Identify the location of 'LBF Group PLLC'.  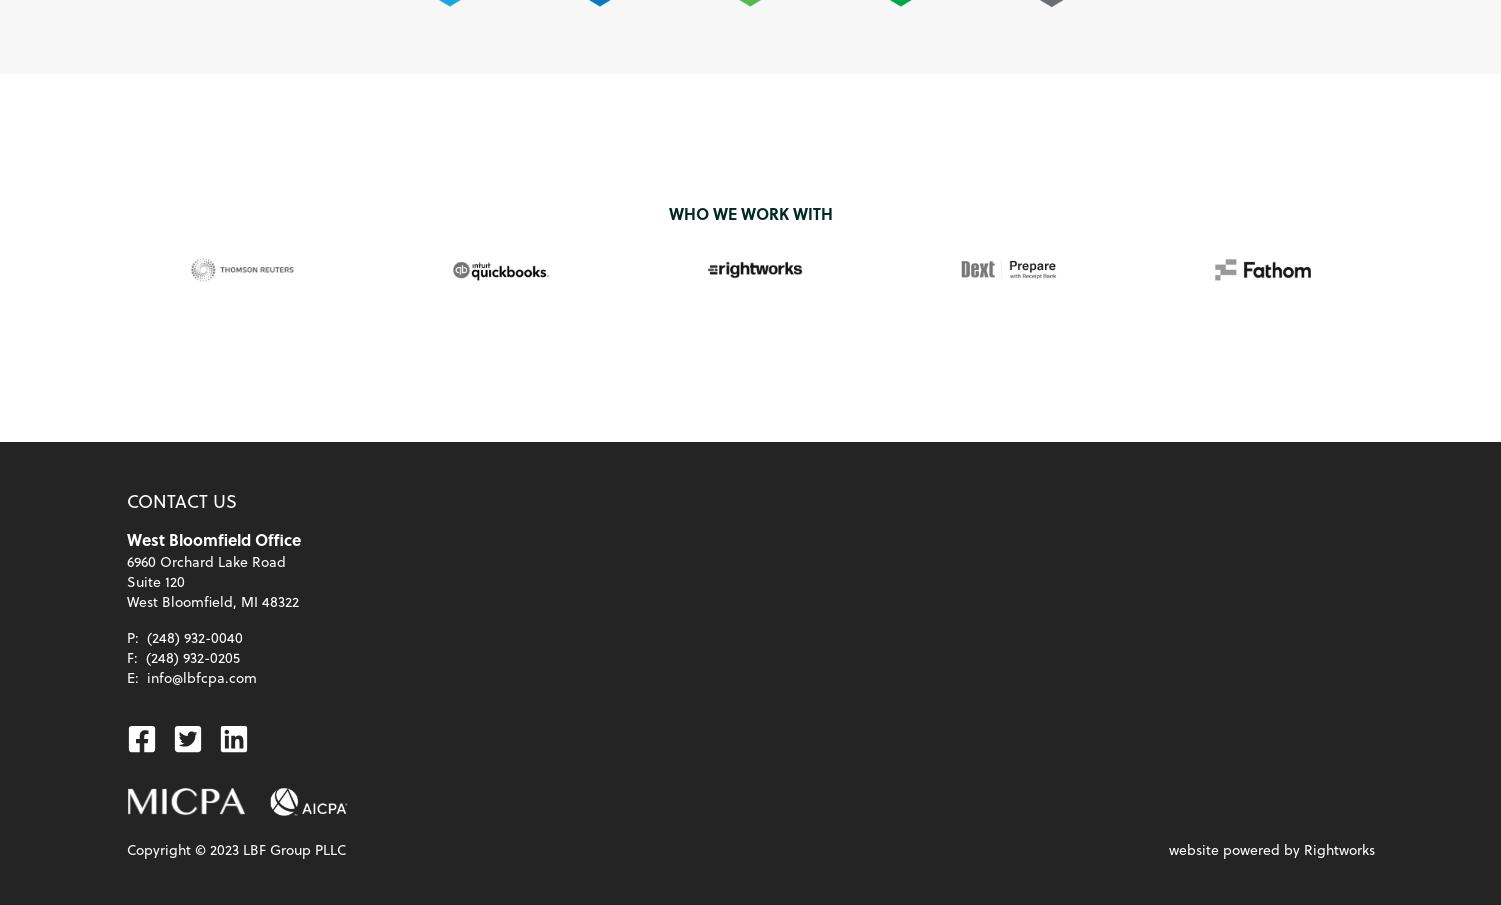
(237, 848).